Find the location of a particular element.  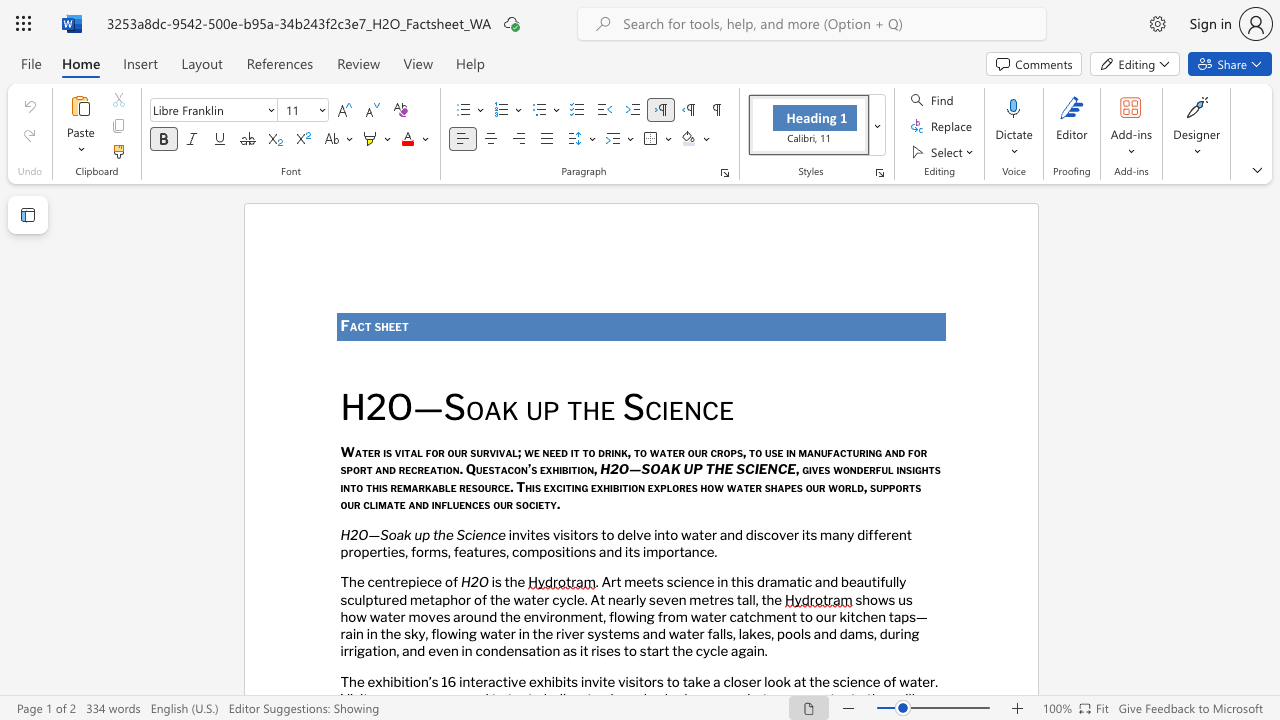

the space between the continuous character "e" and "e" in the text is located at coordinates (395, 325).